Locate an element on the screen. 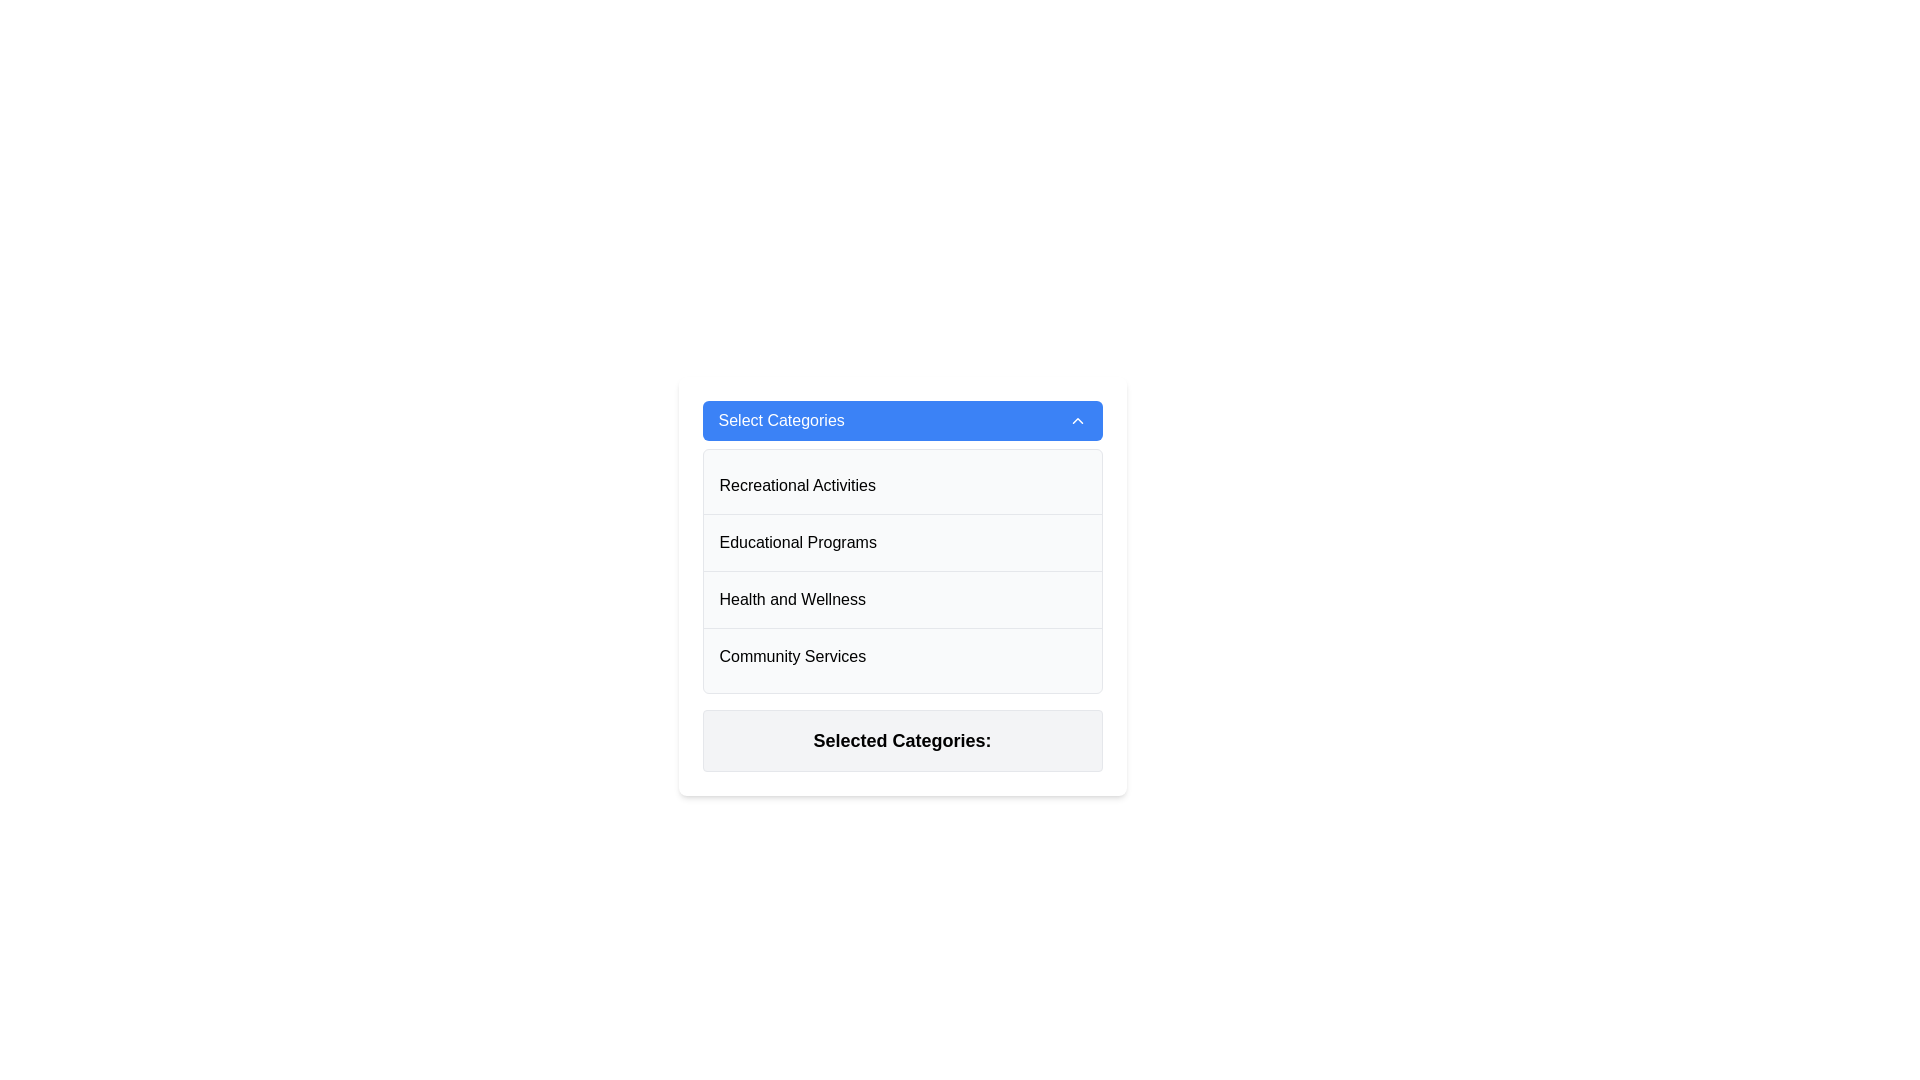 This screenshot has height=1080, width=1920. to select the list item labeled 'Community Services', which is the fourth item in a vertically-stacked list, located below 'Health and Wellness' is located at coordinates (901, 656).